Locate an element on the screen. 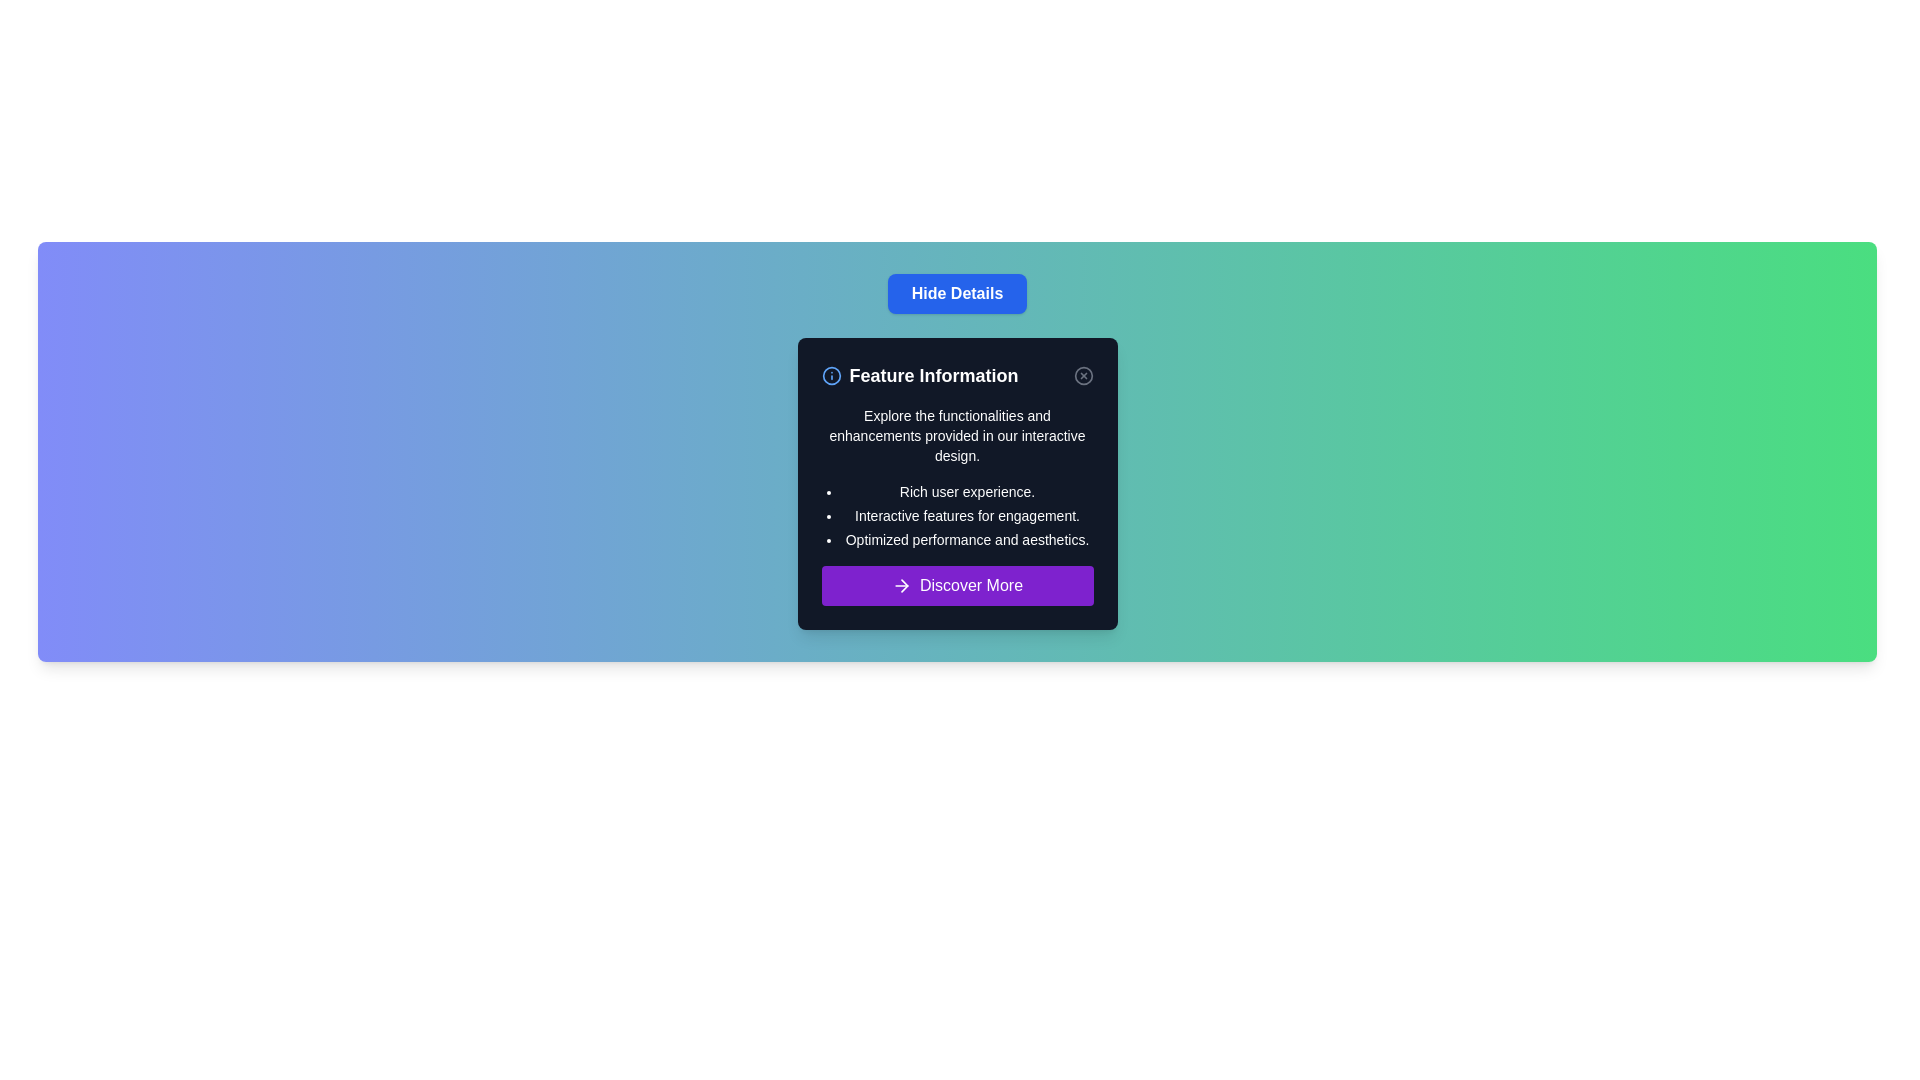 The image size is (1920, 1080). the text element reading 'Interactive features for engagement.' which is the second item in a bullet-point list under the heading 'Feature Information.' is located at coordinates (967, 515).